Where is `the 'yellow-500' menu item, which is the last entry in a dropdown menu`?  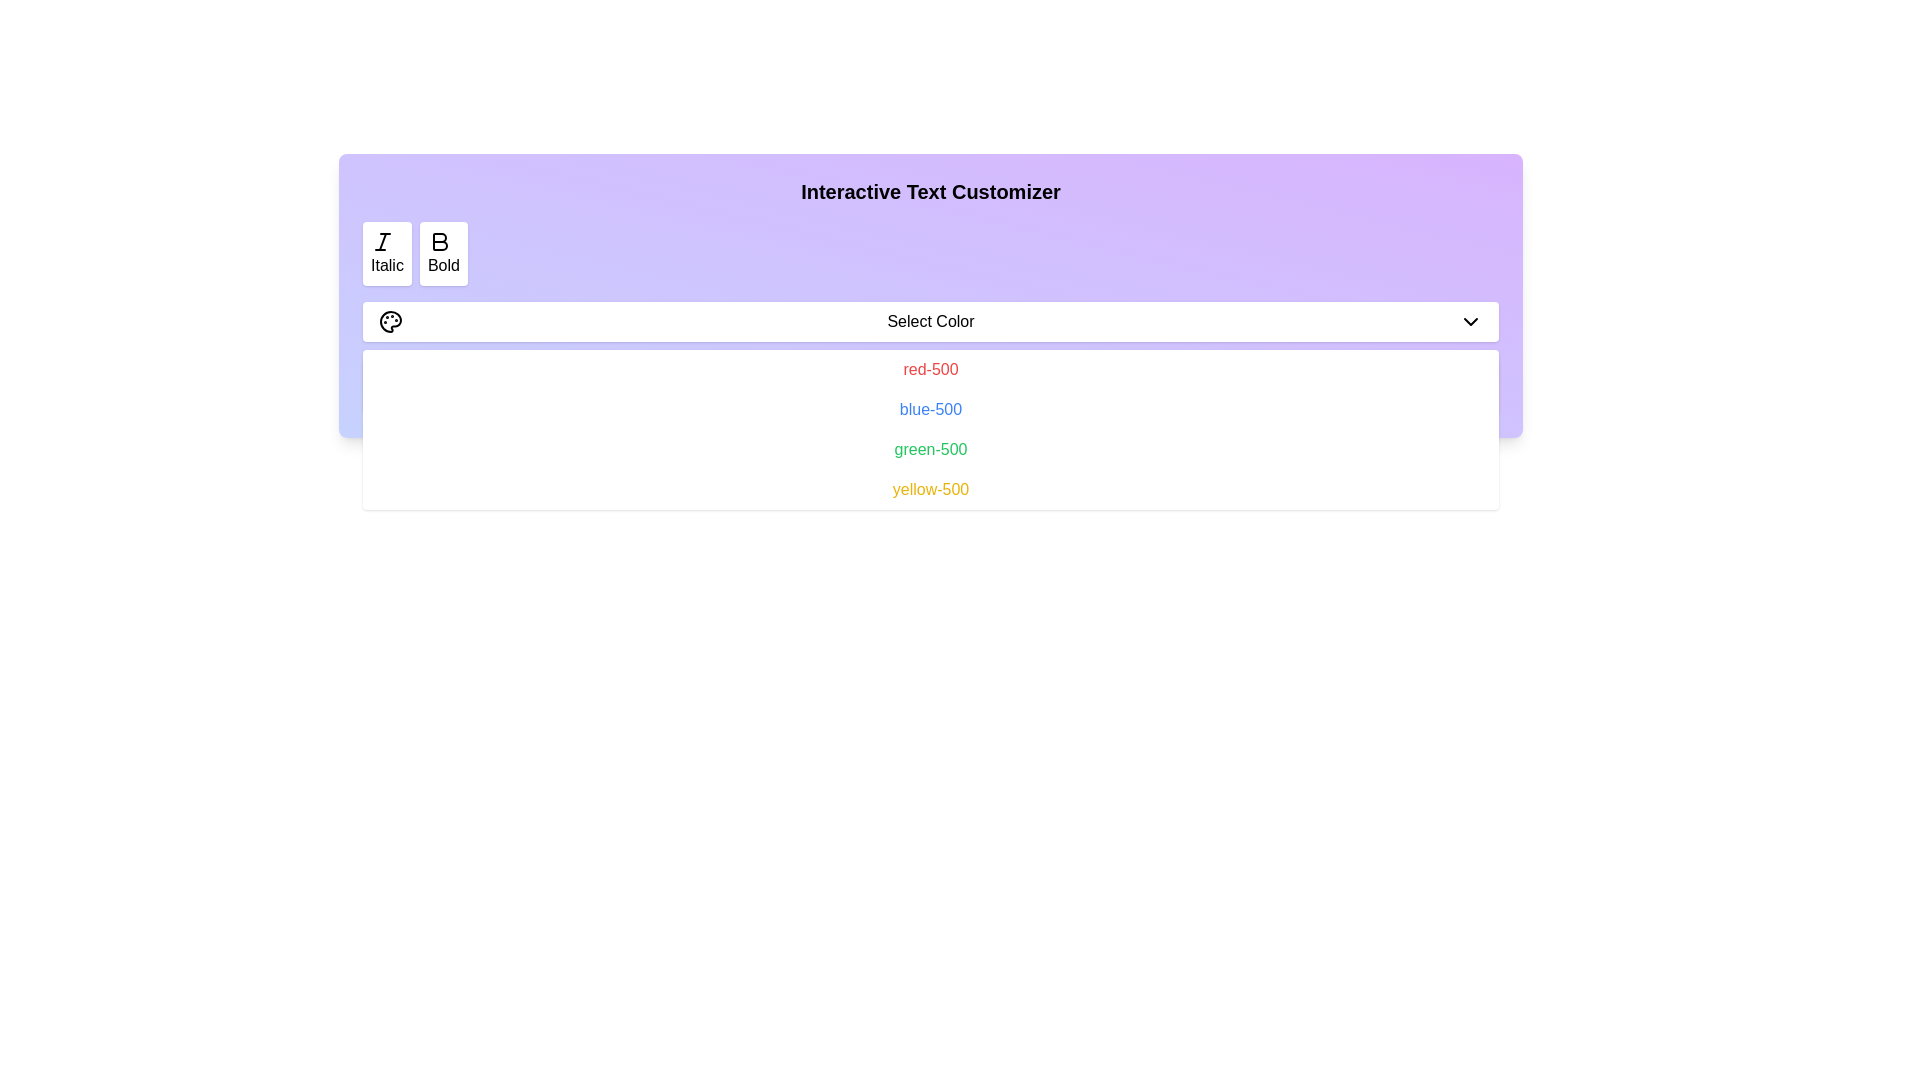
the 'yellow-500' menu item, which is the last entry in a dropdown menu is located at coordinates (930, 489).